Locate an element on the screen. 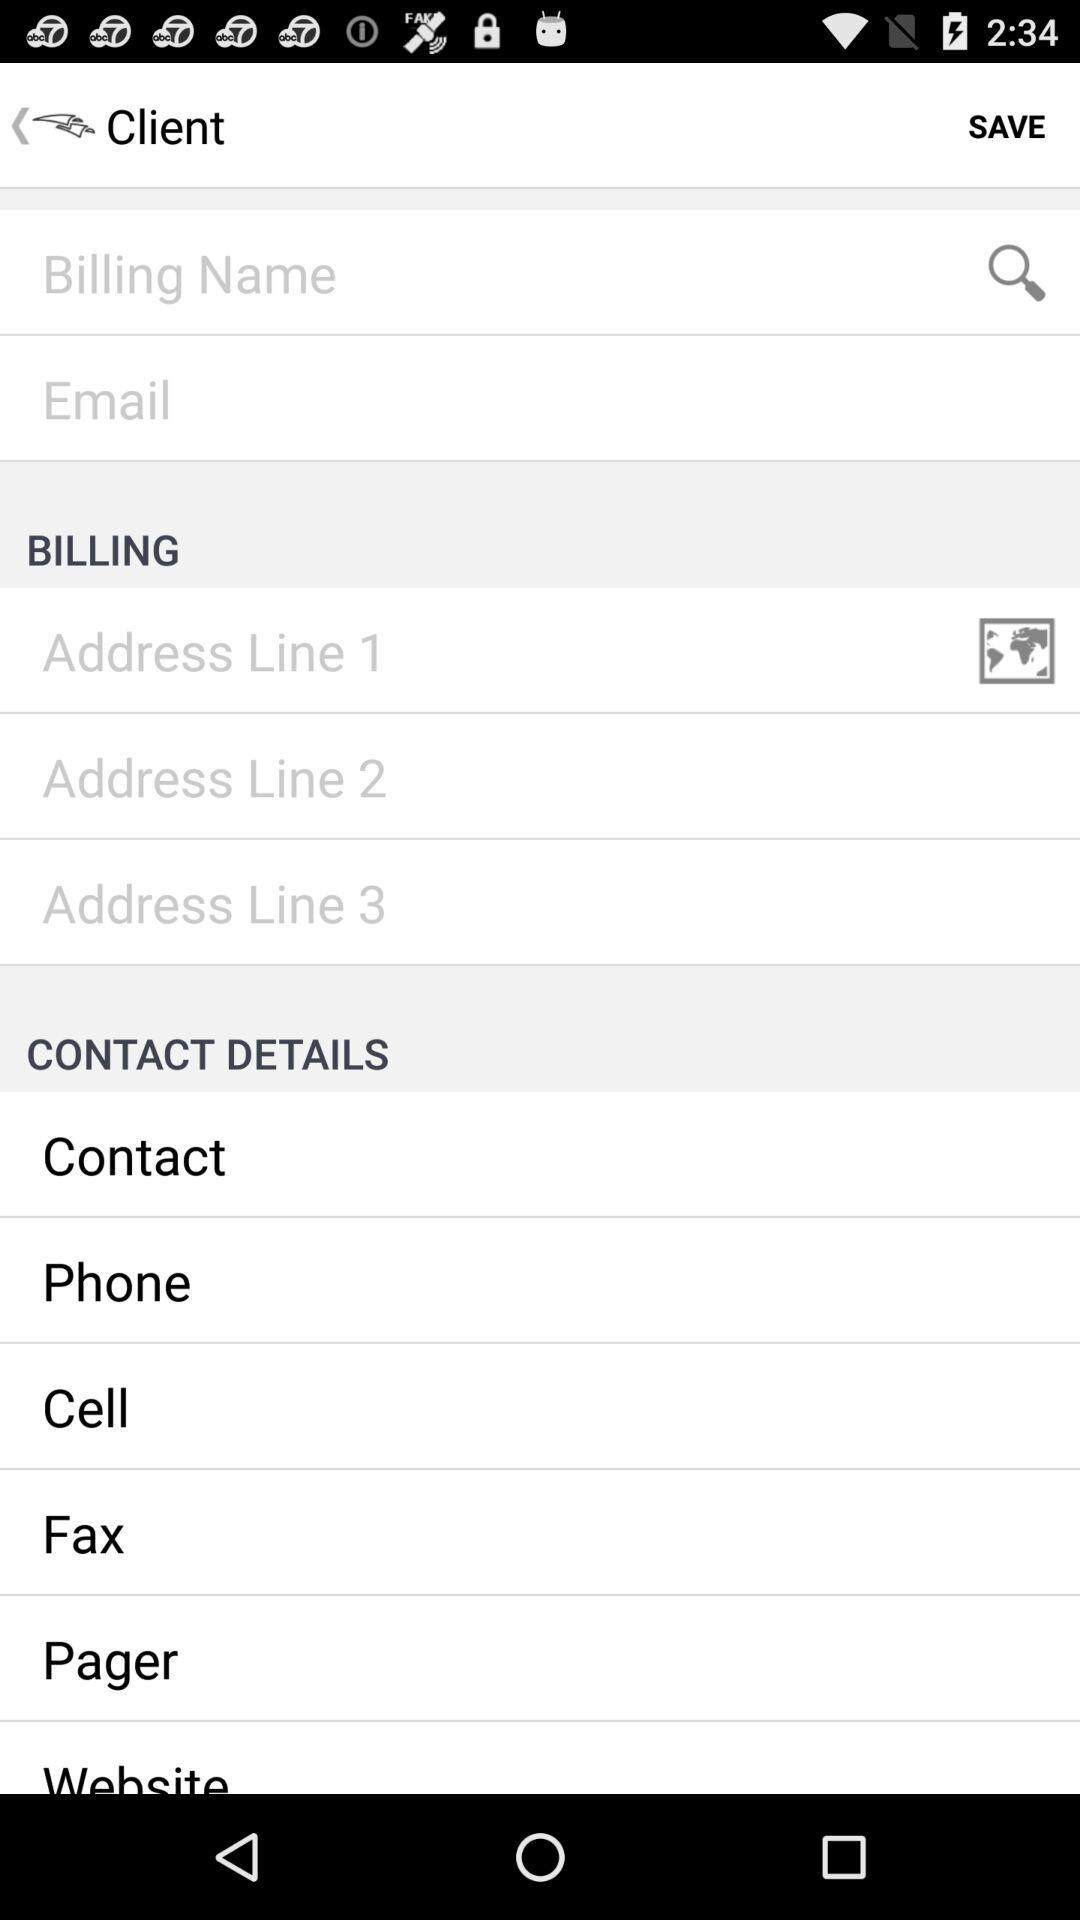 The image size is (1080, 1920). website is located at coordinates (540, 1756).